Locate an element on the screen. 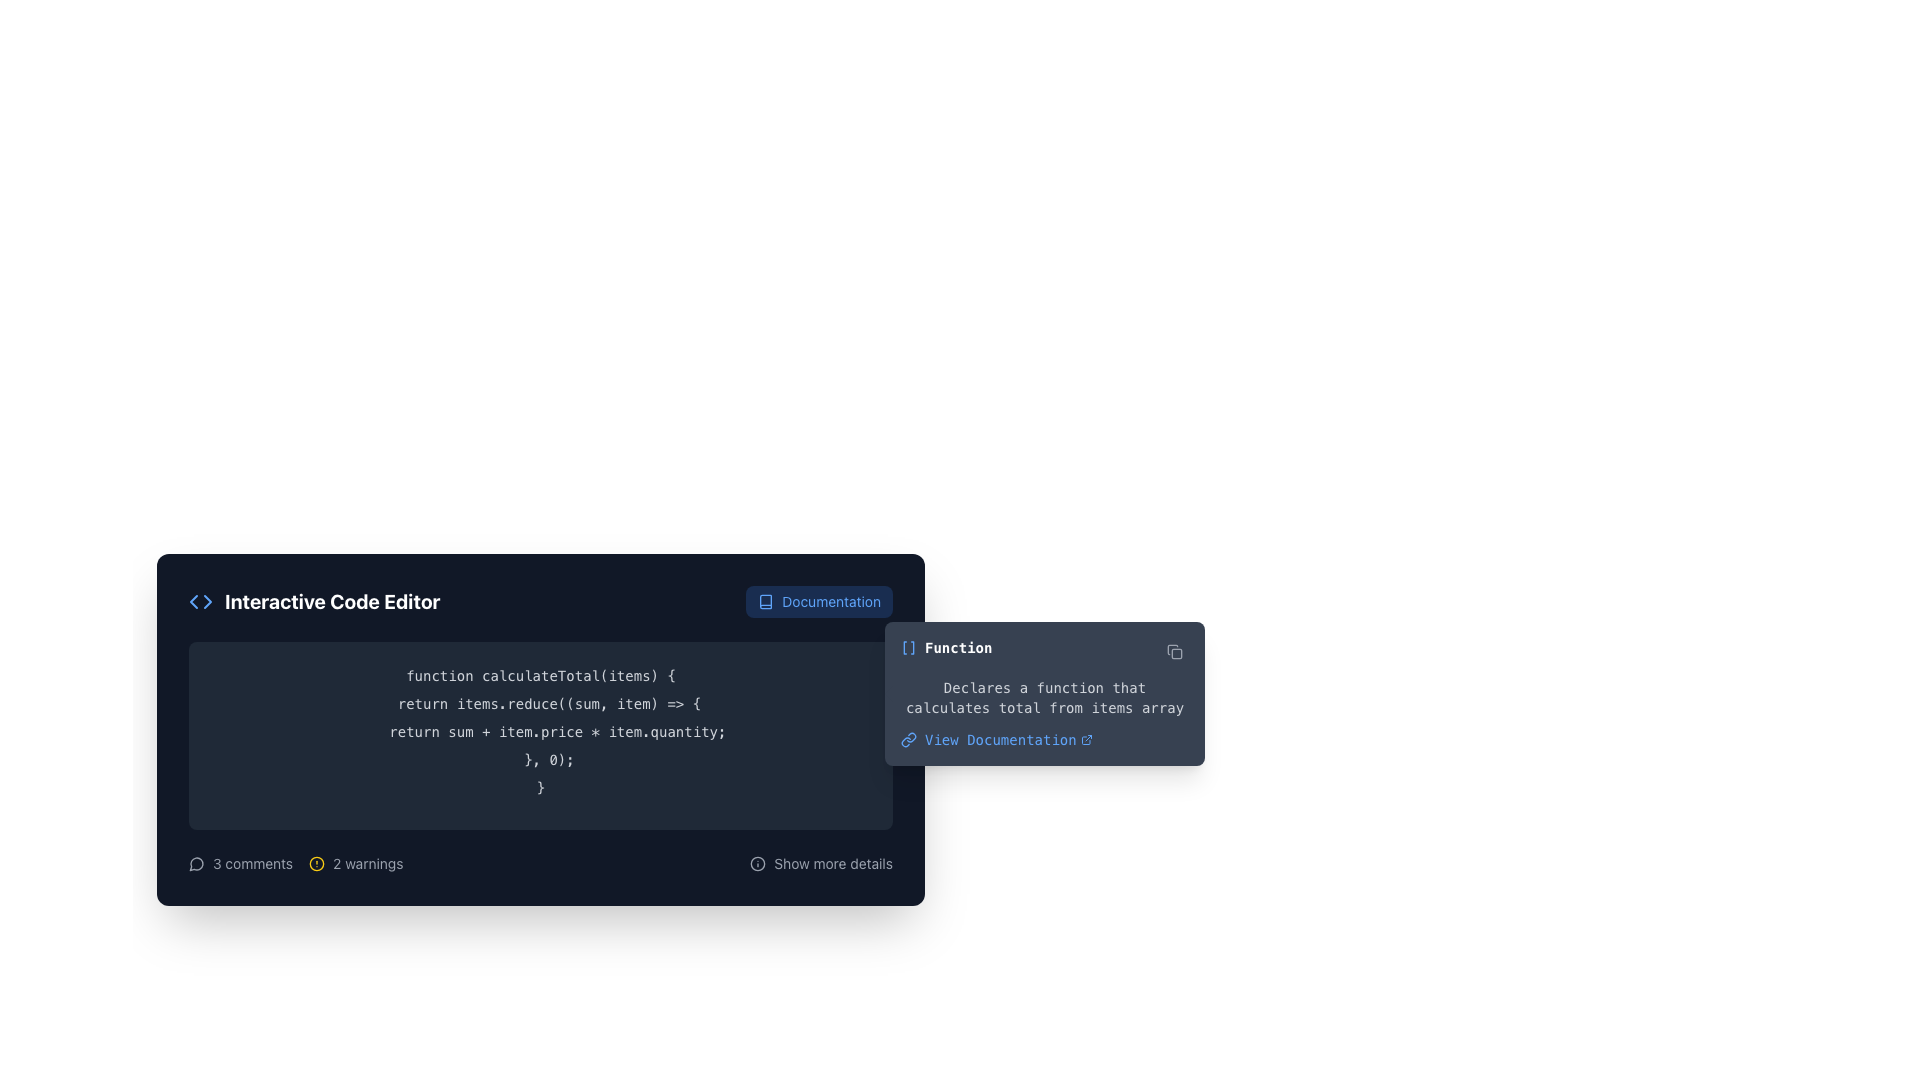 The height and width of the screenshot is (1080, 1920). the code block displaying a JavaScript function to focus on it within the Interactive Code Editor interface is located at coordinates (541, 736).